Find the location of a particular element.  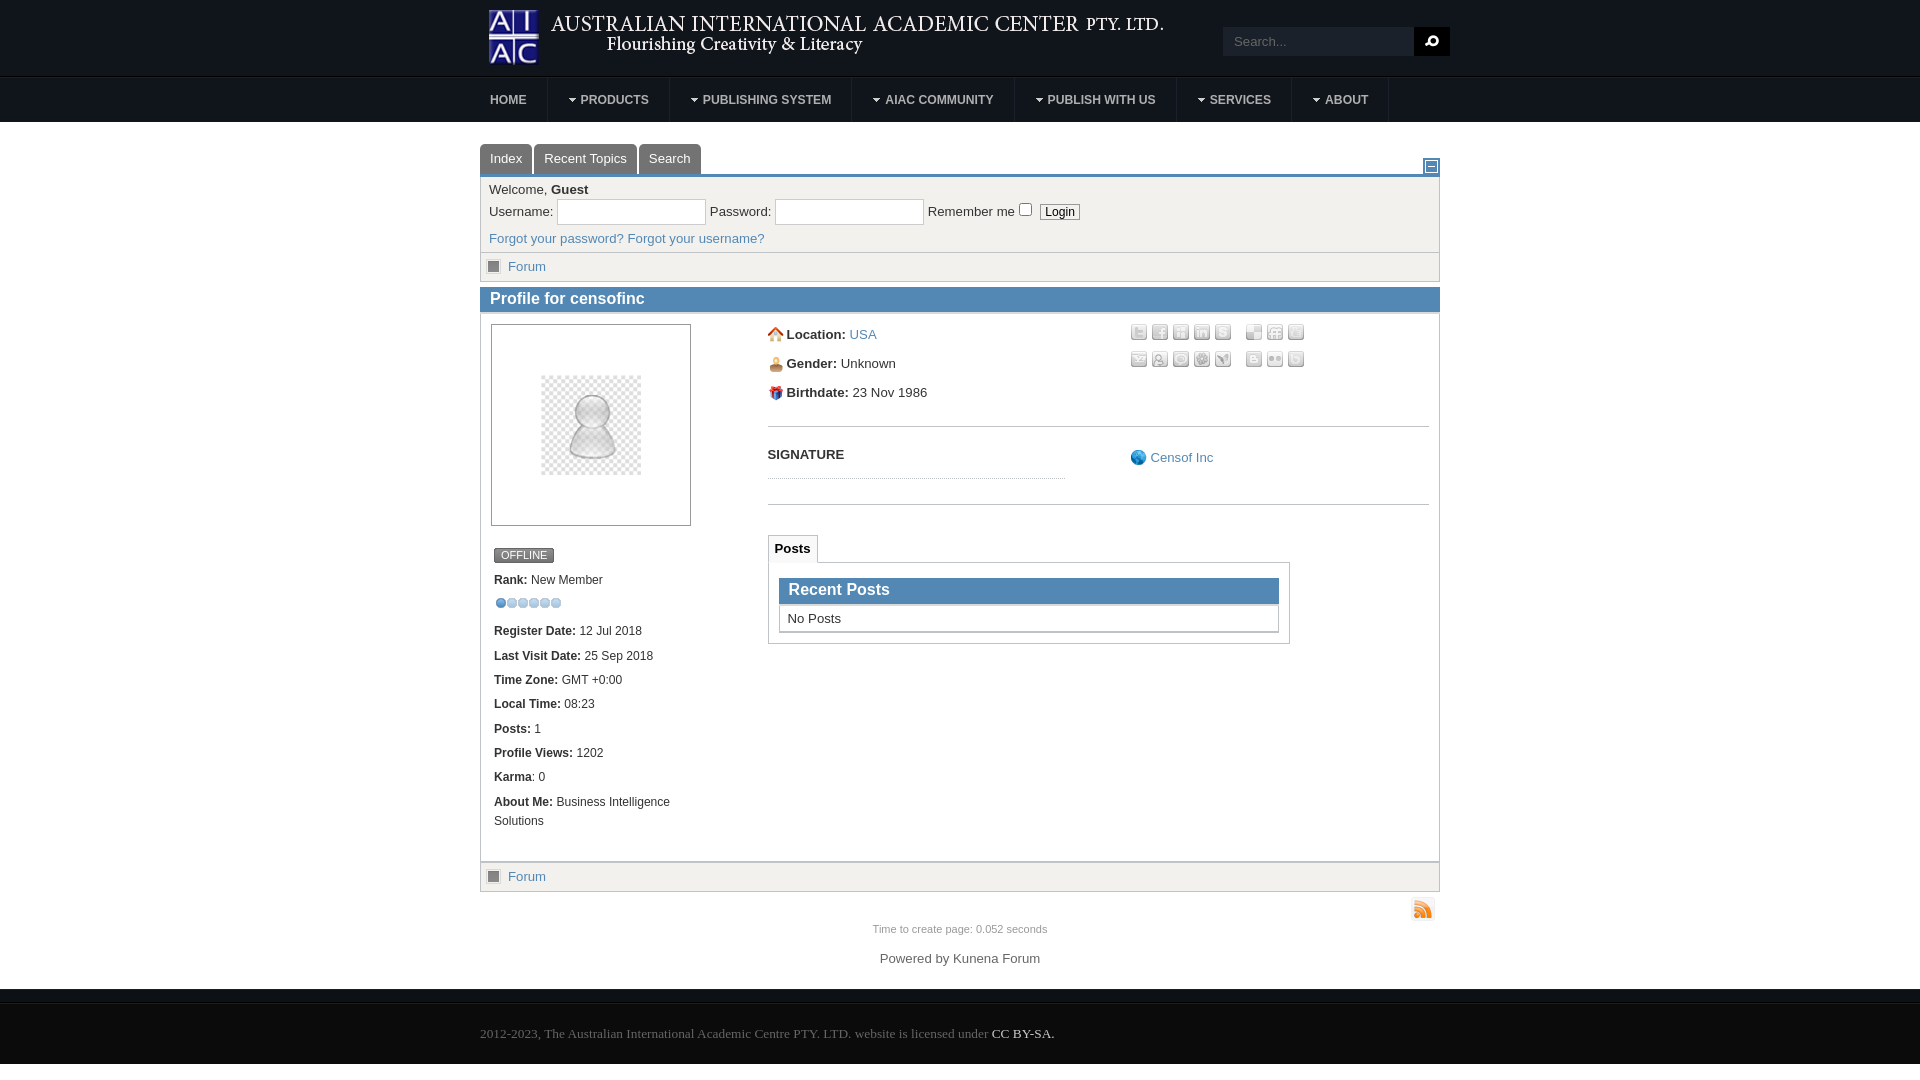

'Kunena Forum' is located at coordinates (996, 957).